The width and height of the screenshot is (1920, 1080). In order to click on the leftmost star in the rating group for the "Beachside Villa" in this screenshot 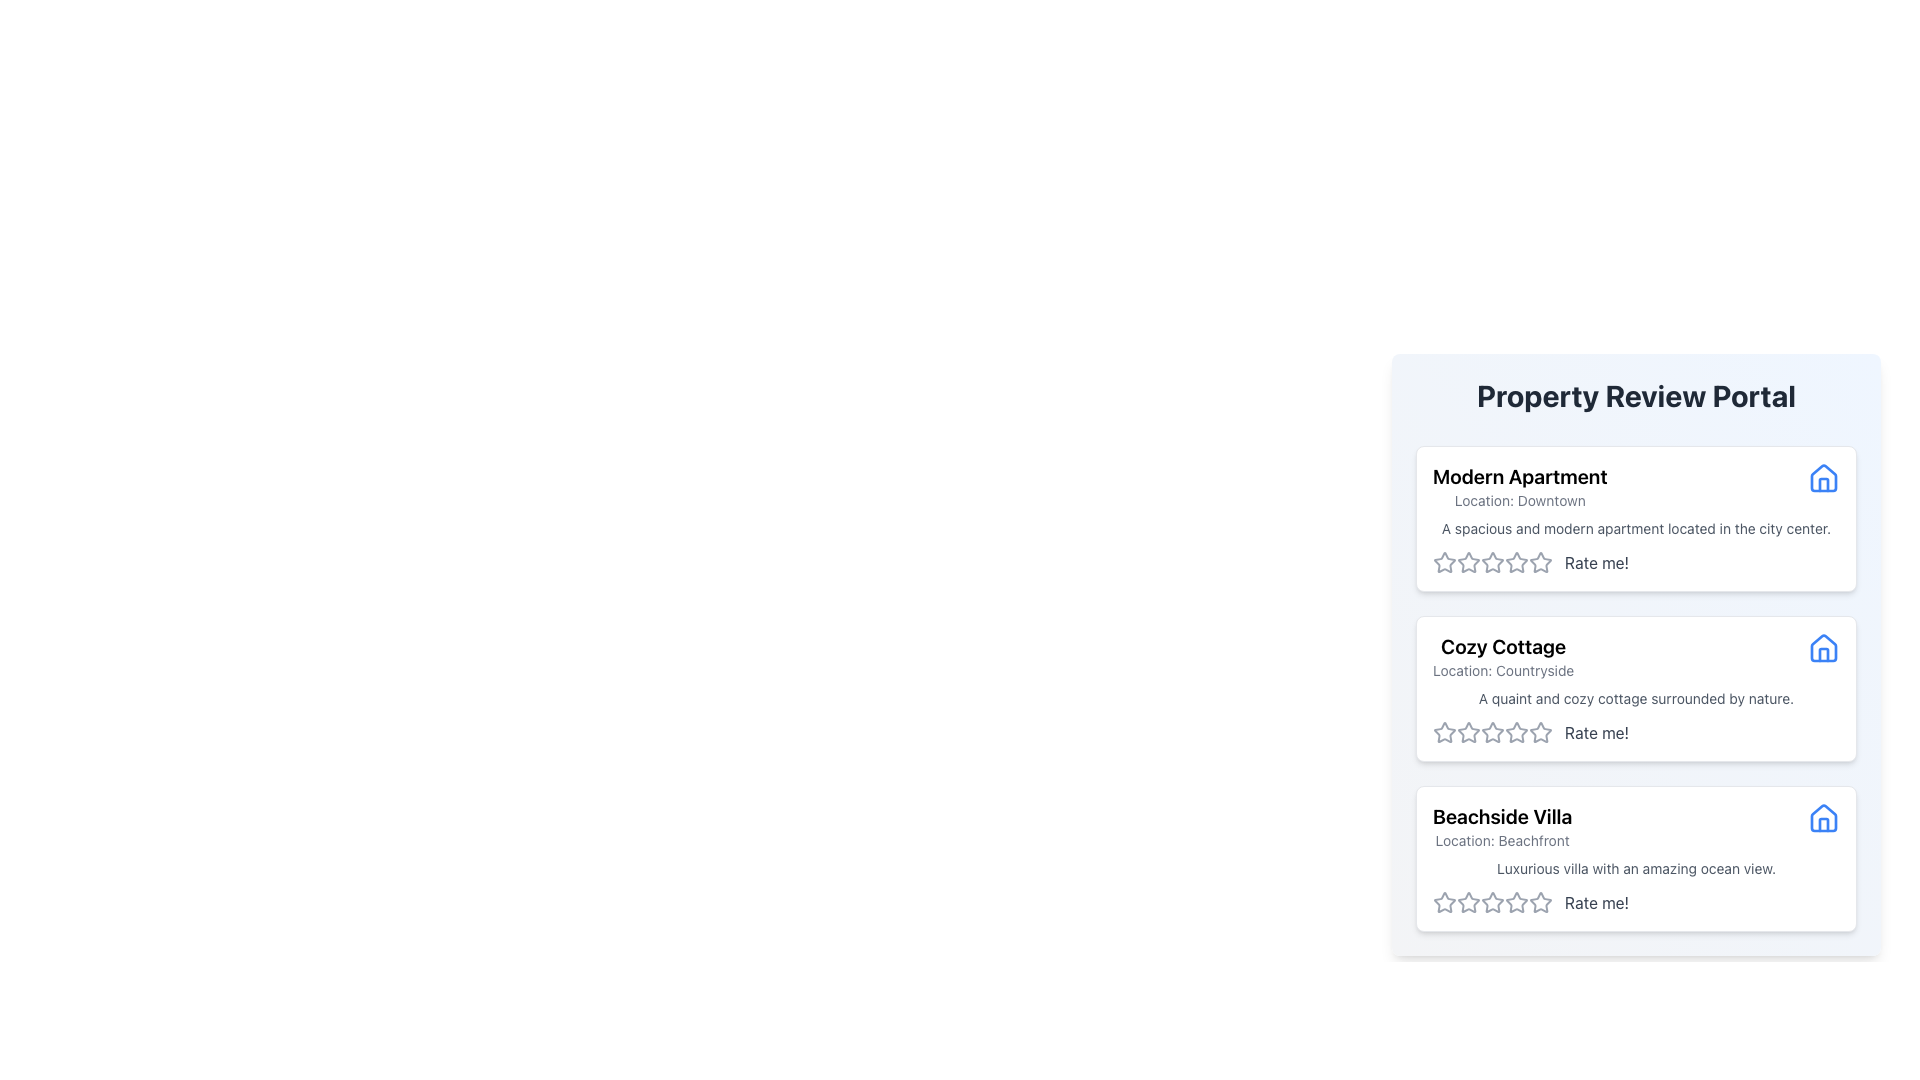, I will do `click(1444, 902)`.